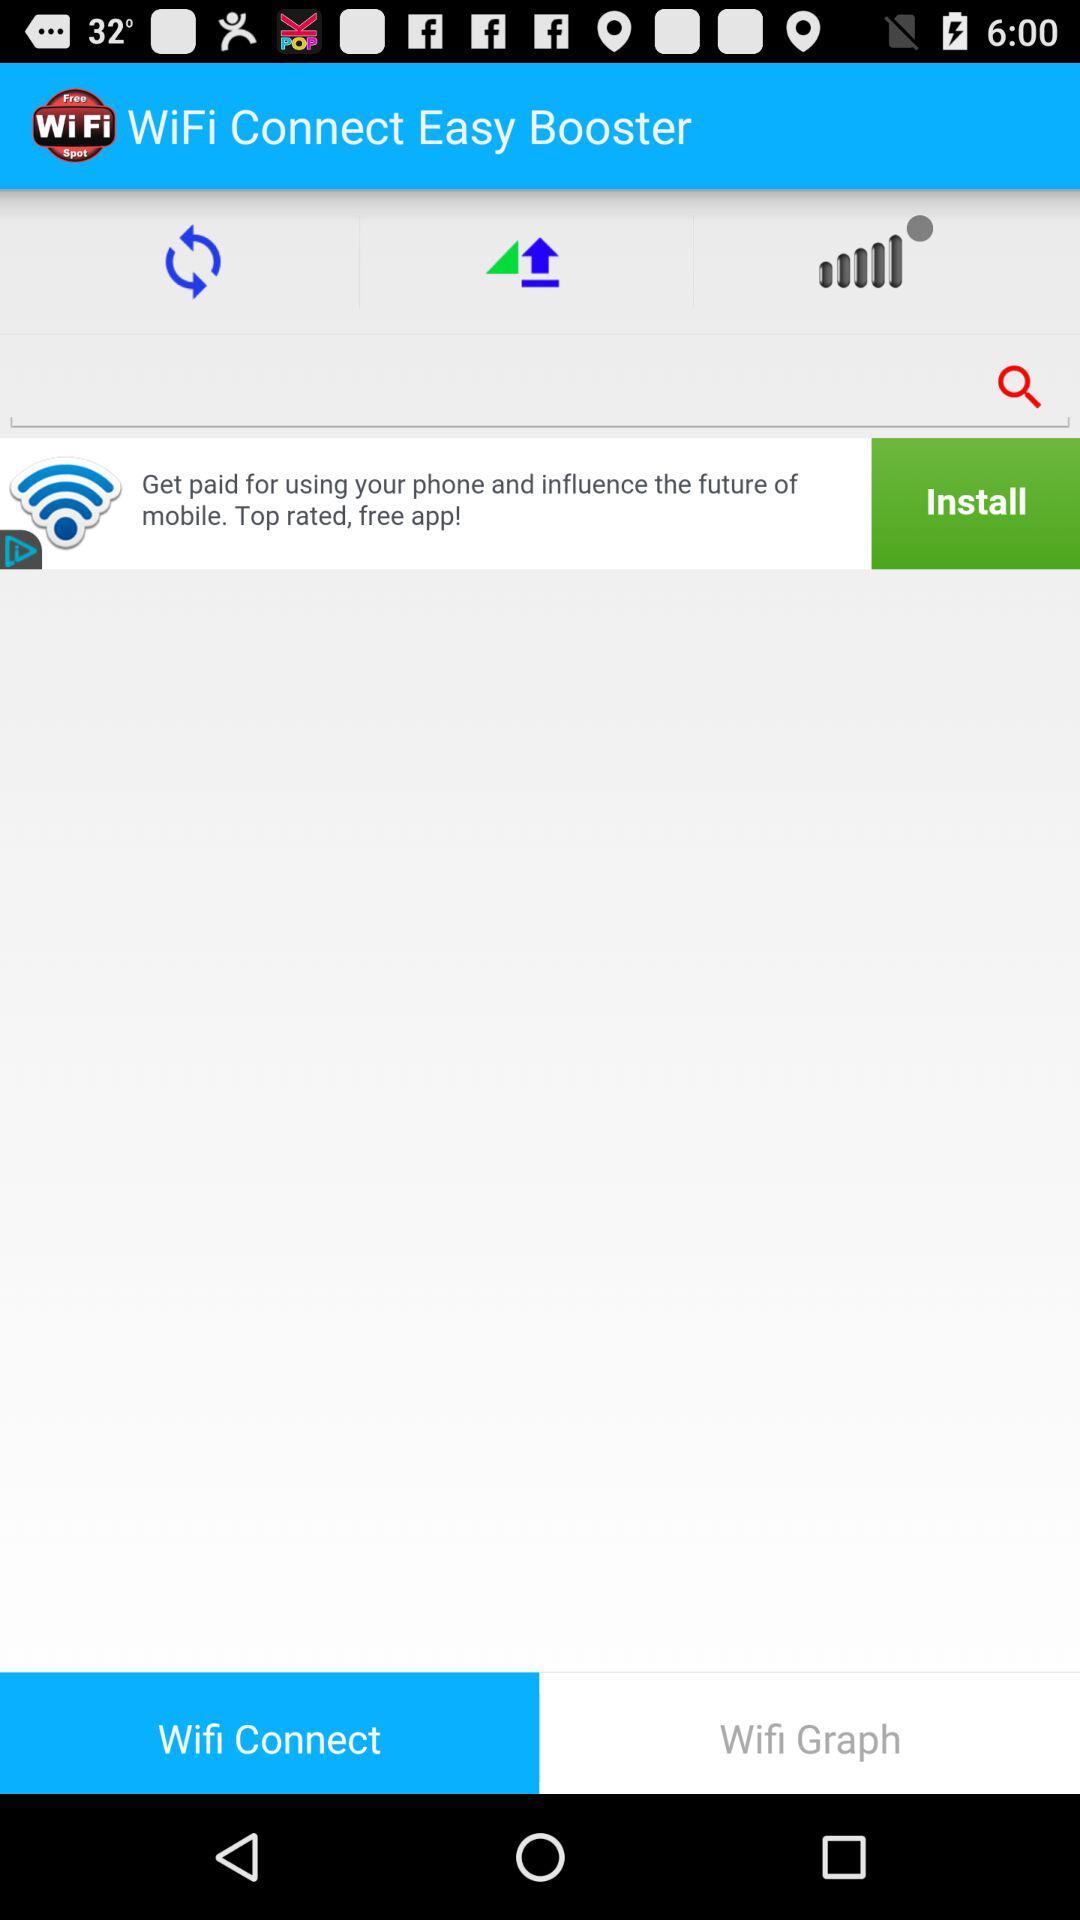 The width and height of the screenshot is (1080, 1920). I want to click on item at the center, so click(540, 1120).